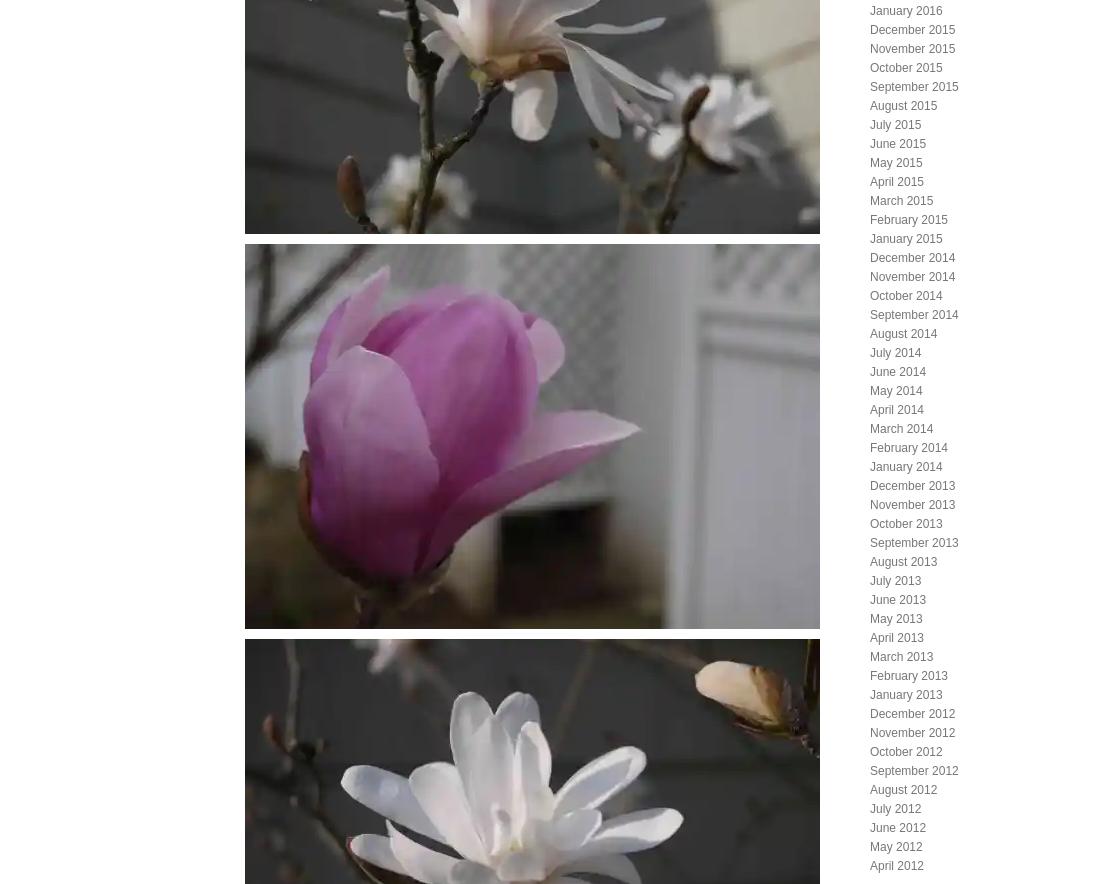  What do you see at coordinates (905, 10) in the screenshot?
I see `'January 2016'` at bounding box center [905, 10].